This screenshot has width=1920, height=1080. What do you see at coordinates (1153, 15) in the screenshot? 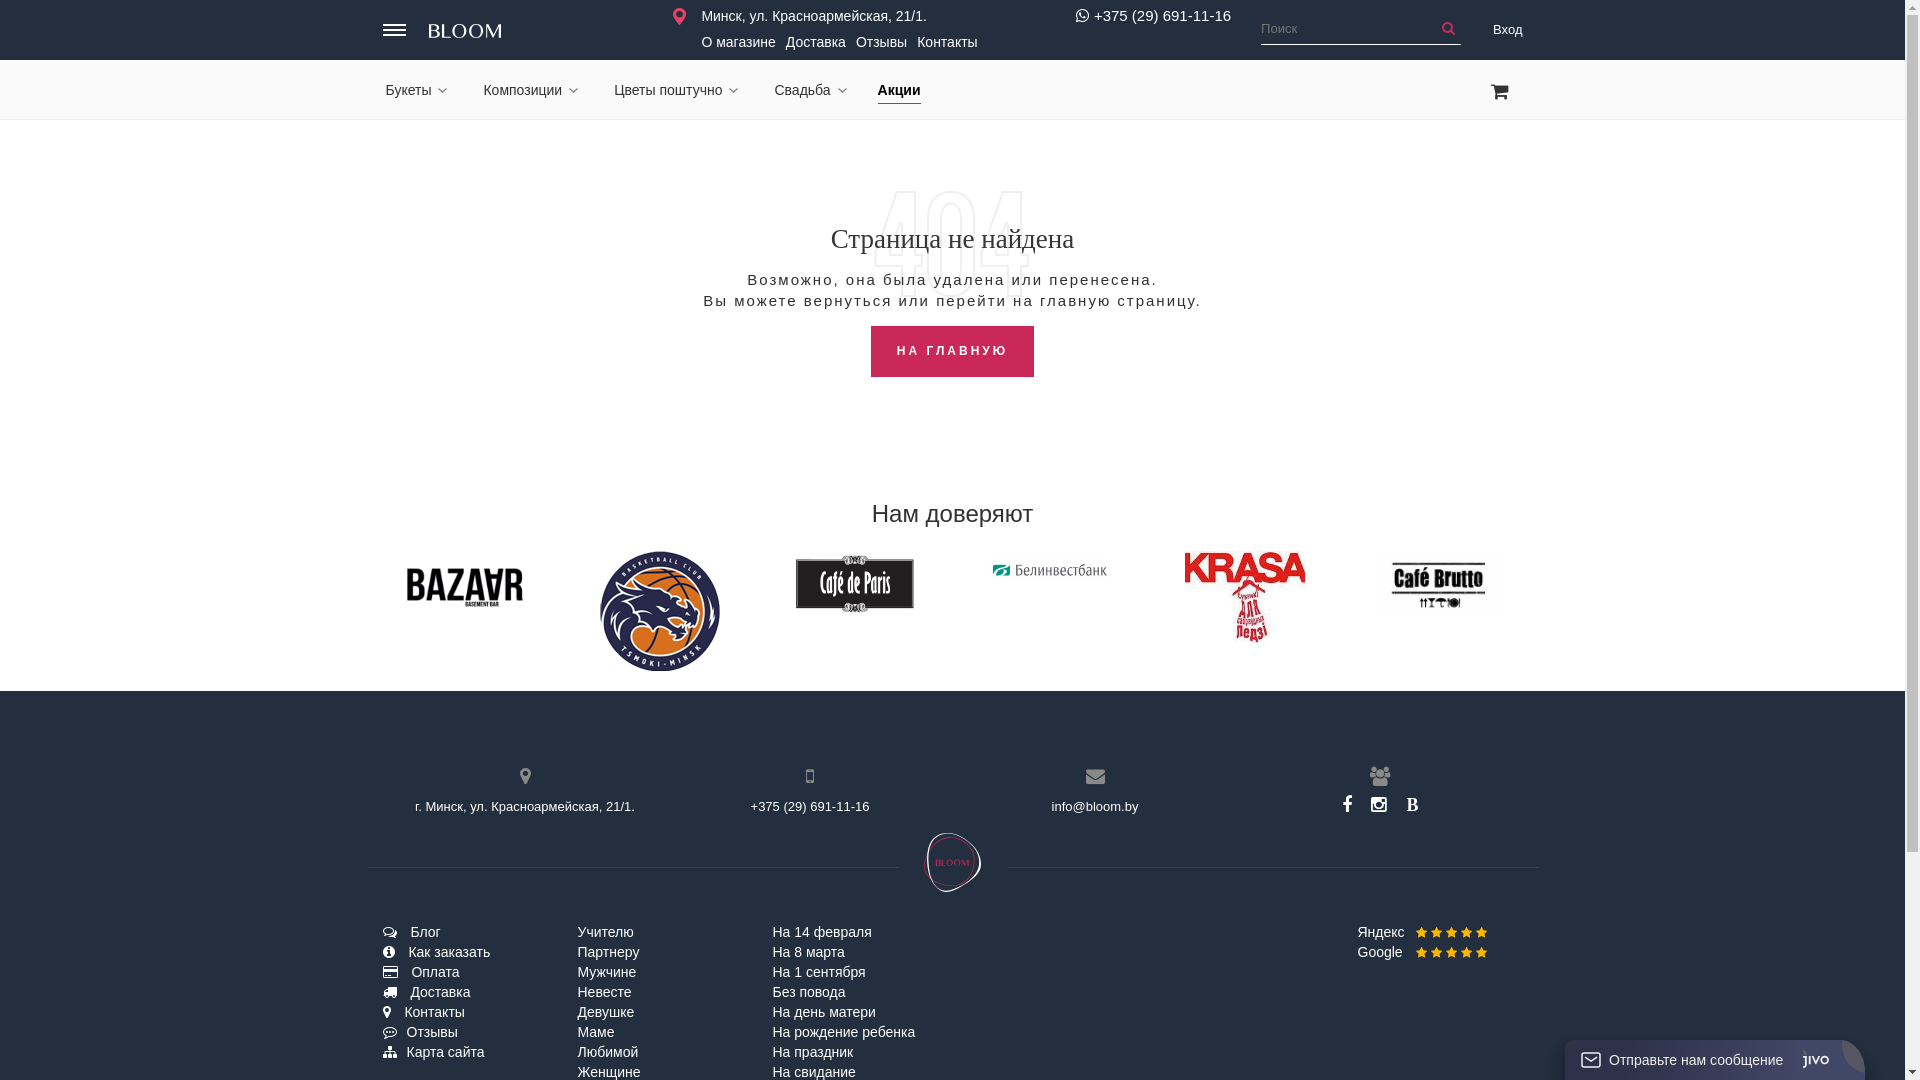
I see `'+375 (29) 691-11-16'` at bounding box center [1153, 15].